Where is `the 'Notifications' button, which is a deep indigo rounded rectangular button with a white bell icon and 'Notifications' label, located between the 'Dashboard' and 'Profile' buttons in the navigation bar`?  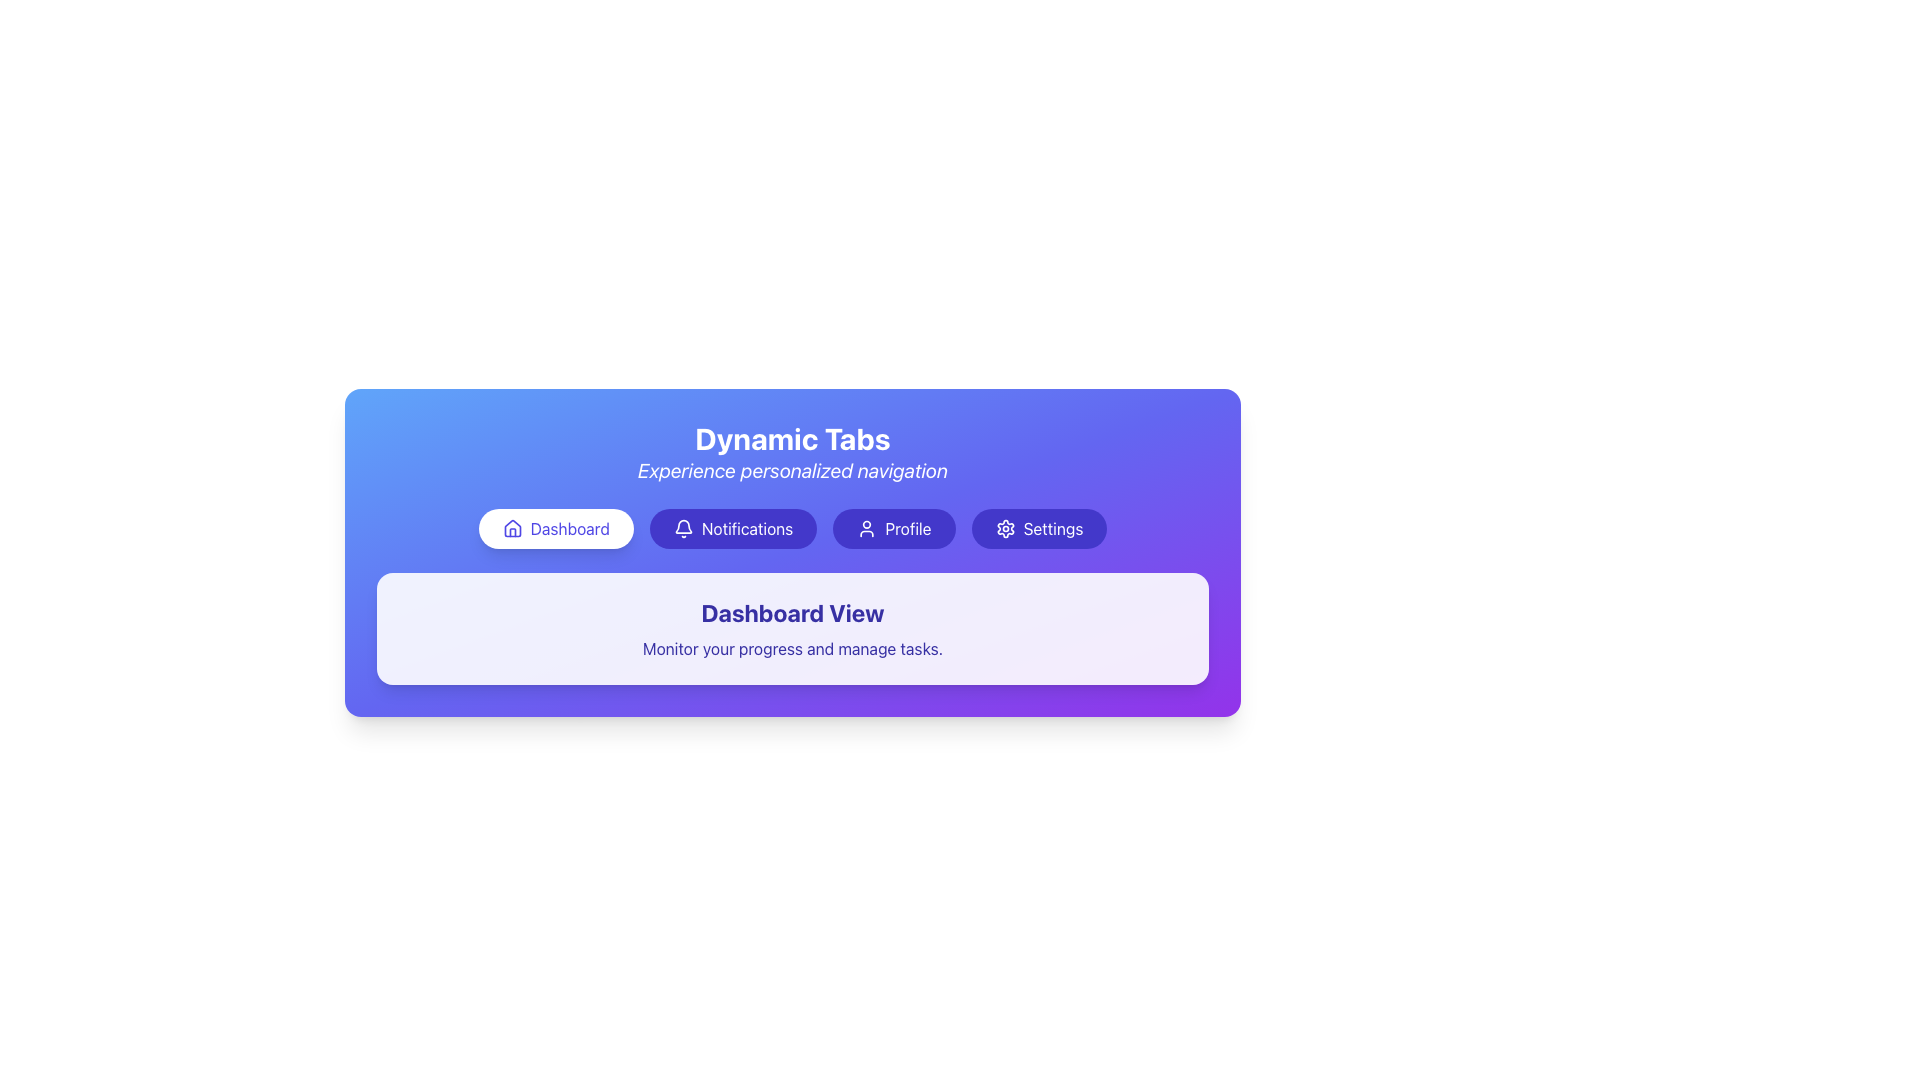 the 'Notifications' button, which is a deep indigo rounded rectangular button with a white bell icon and 'Notifications' label, located between the 'Dashboard' and 'Profile' buttons in the navigation bar is located at coordinates (732, 527).